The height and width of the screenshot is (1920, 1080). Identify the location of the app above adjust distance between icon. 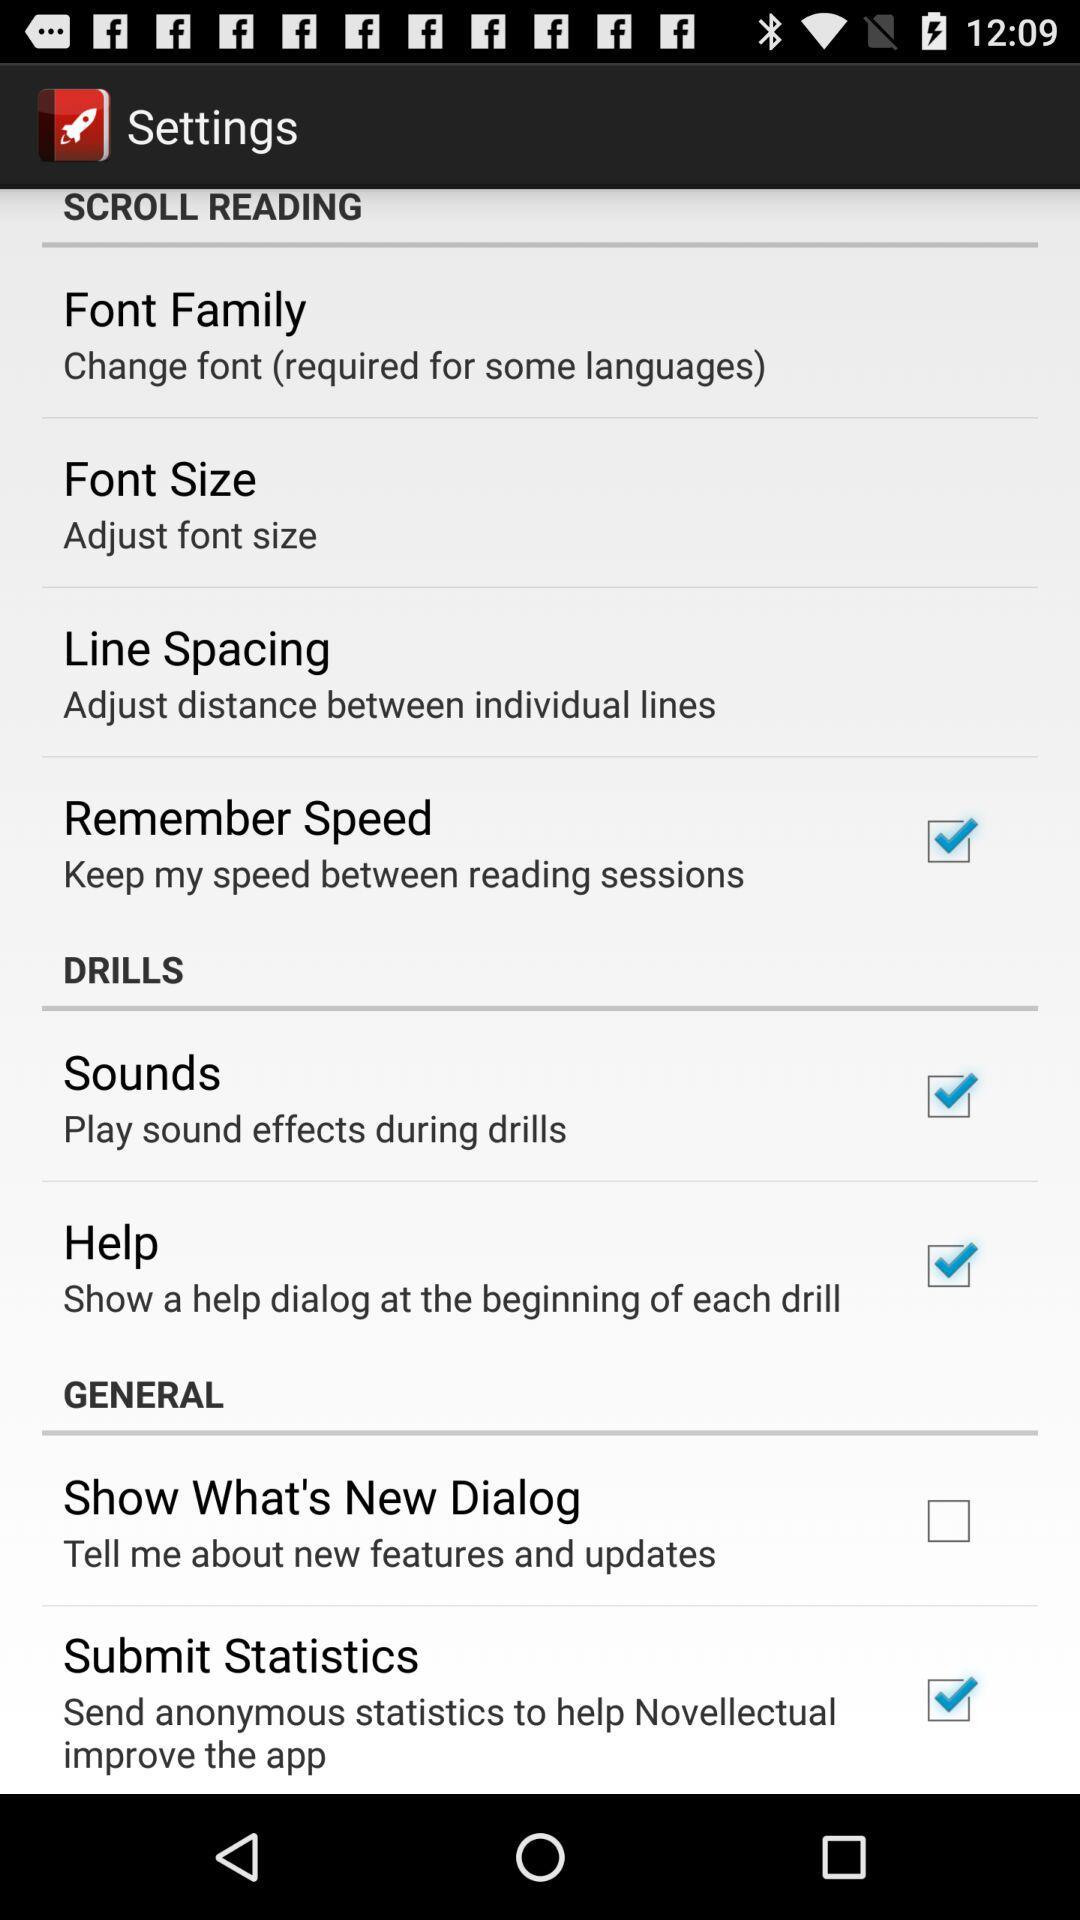
(196, 646).